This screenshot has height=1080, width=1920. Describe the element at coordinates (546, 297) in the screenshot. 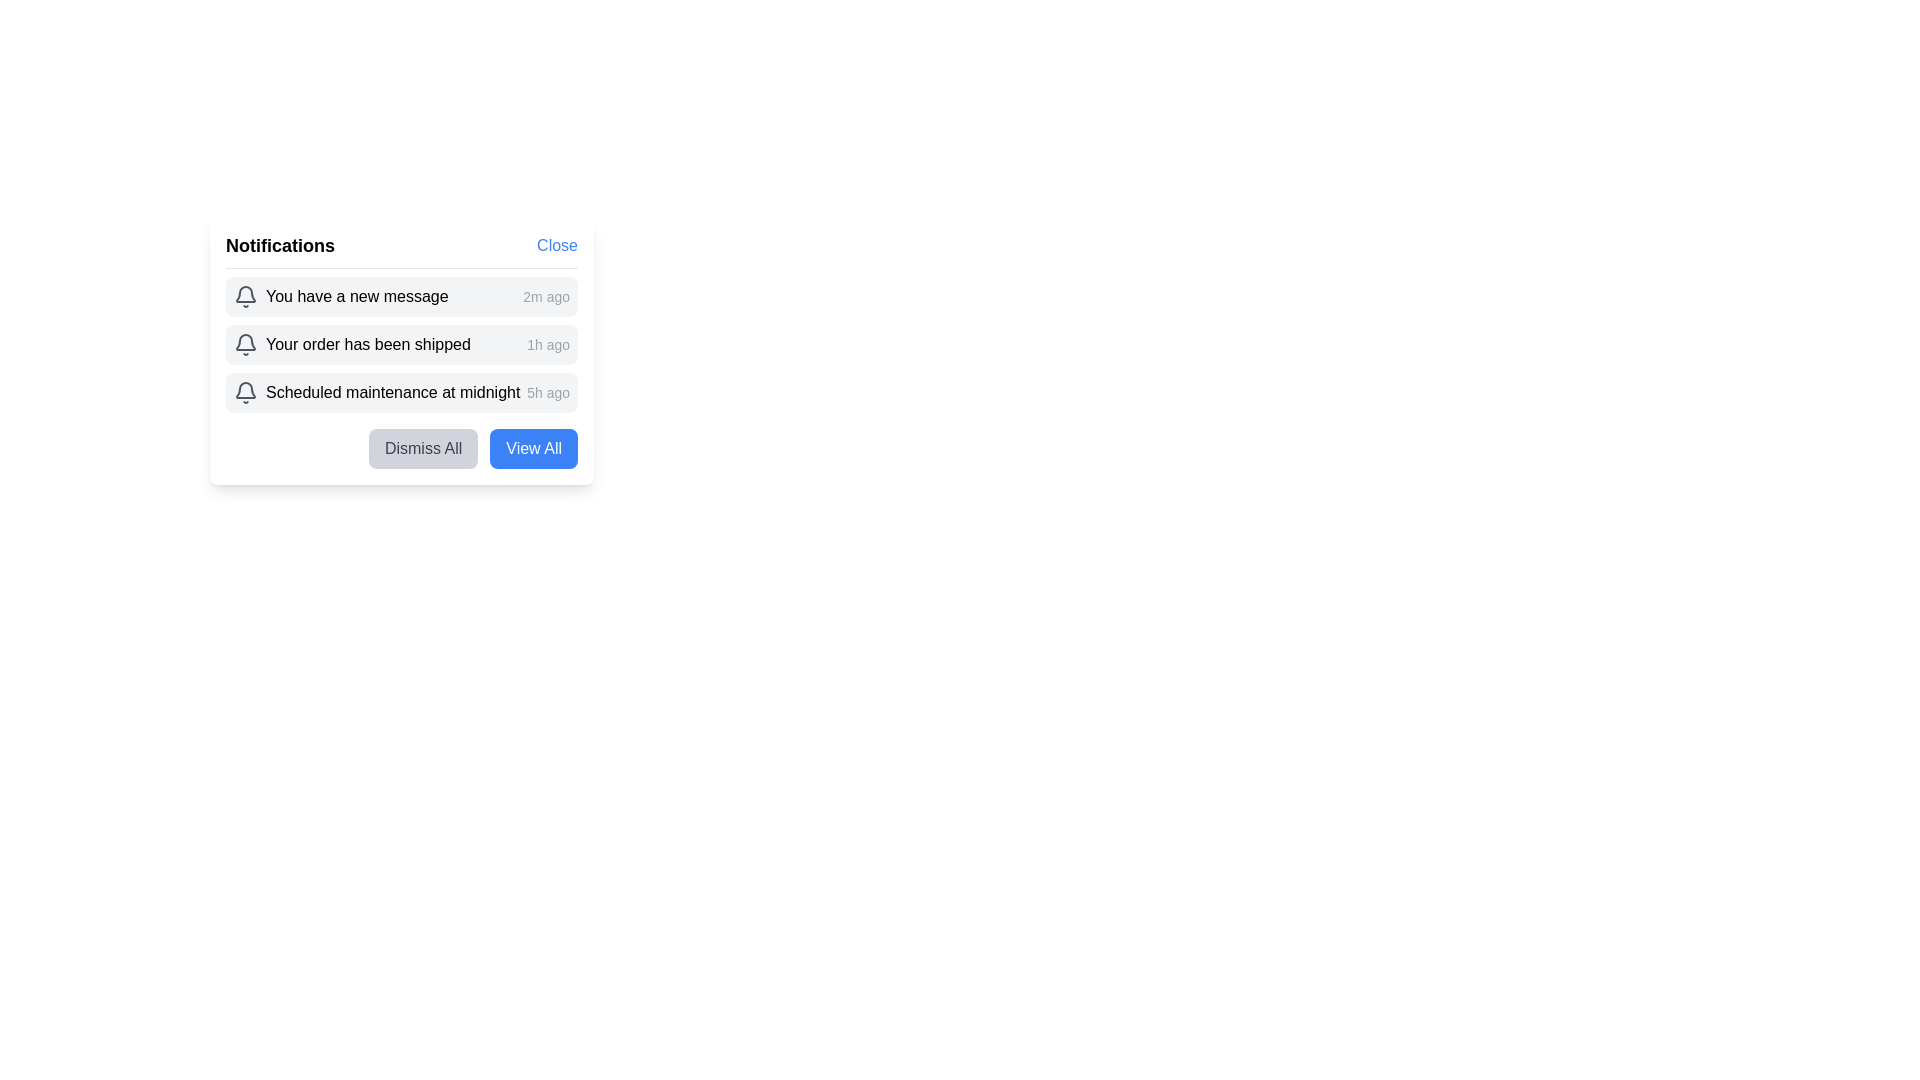

I see `the text label displaying '2m ago' which indicates the time since a notification was received, located at the right end of the notification item under the notifications panel` at that location.